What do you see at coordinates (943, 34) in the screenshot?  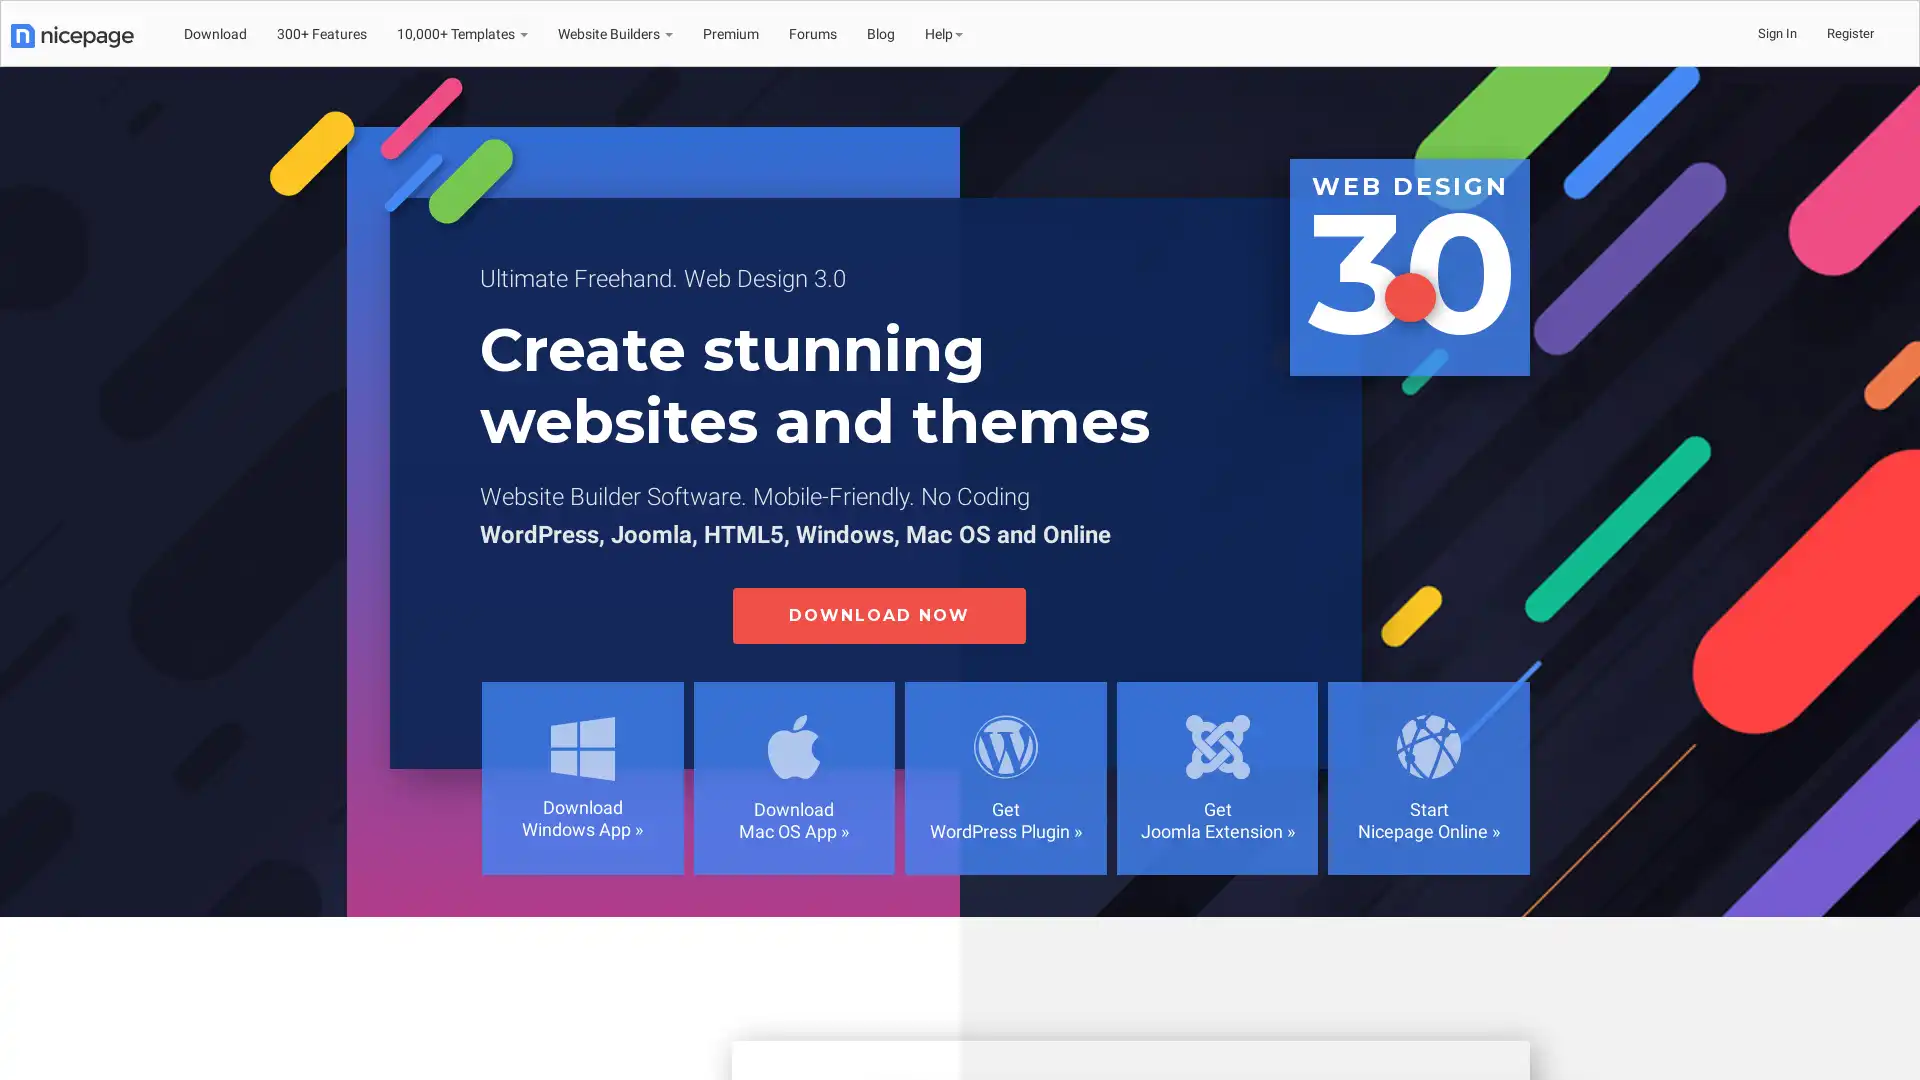 I see `Help` at bounding box center [943, 34].